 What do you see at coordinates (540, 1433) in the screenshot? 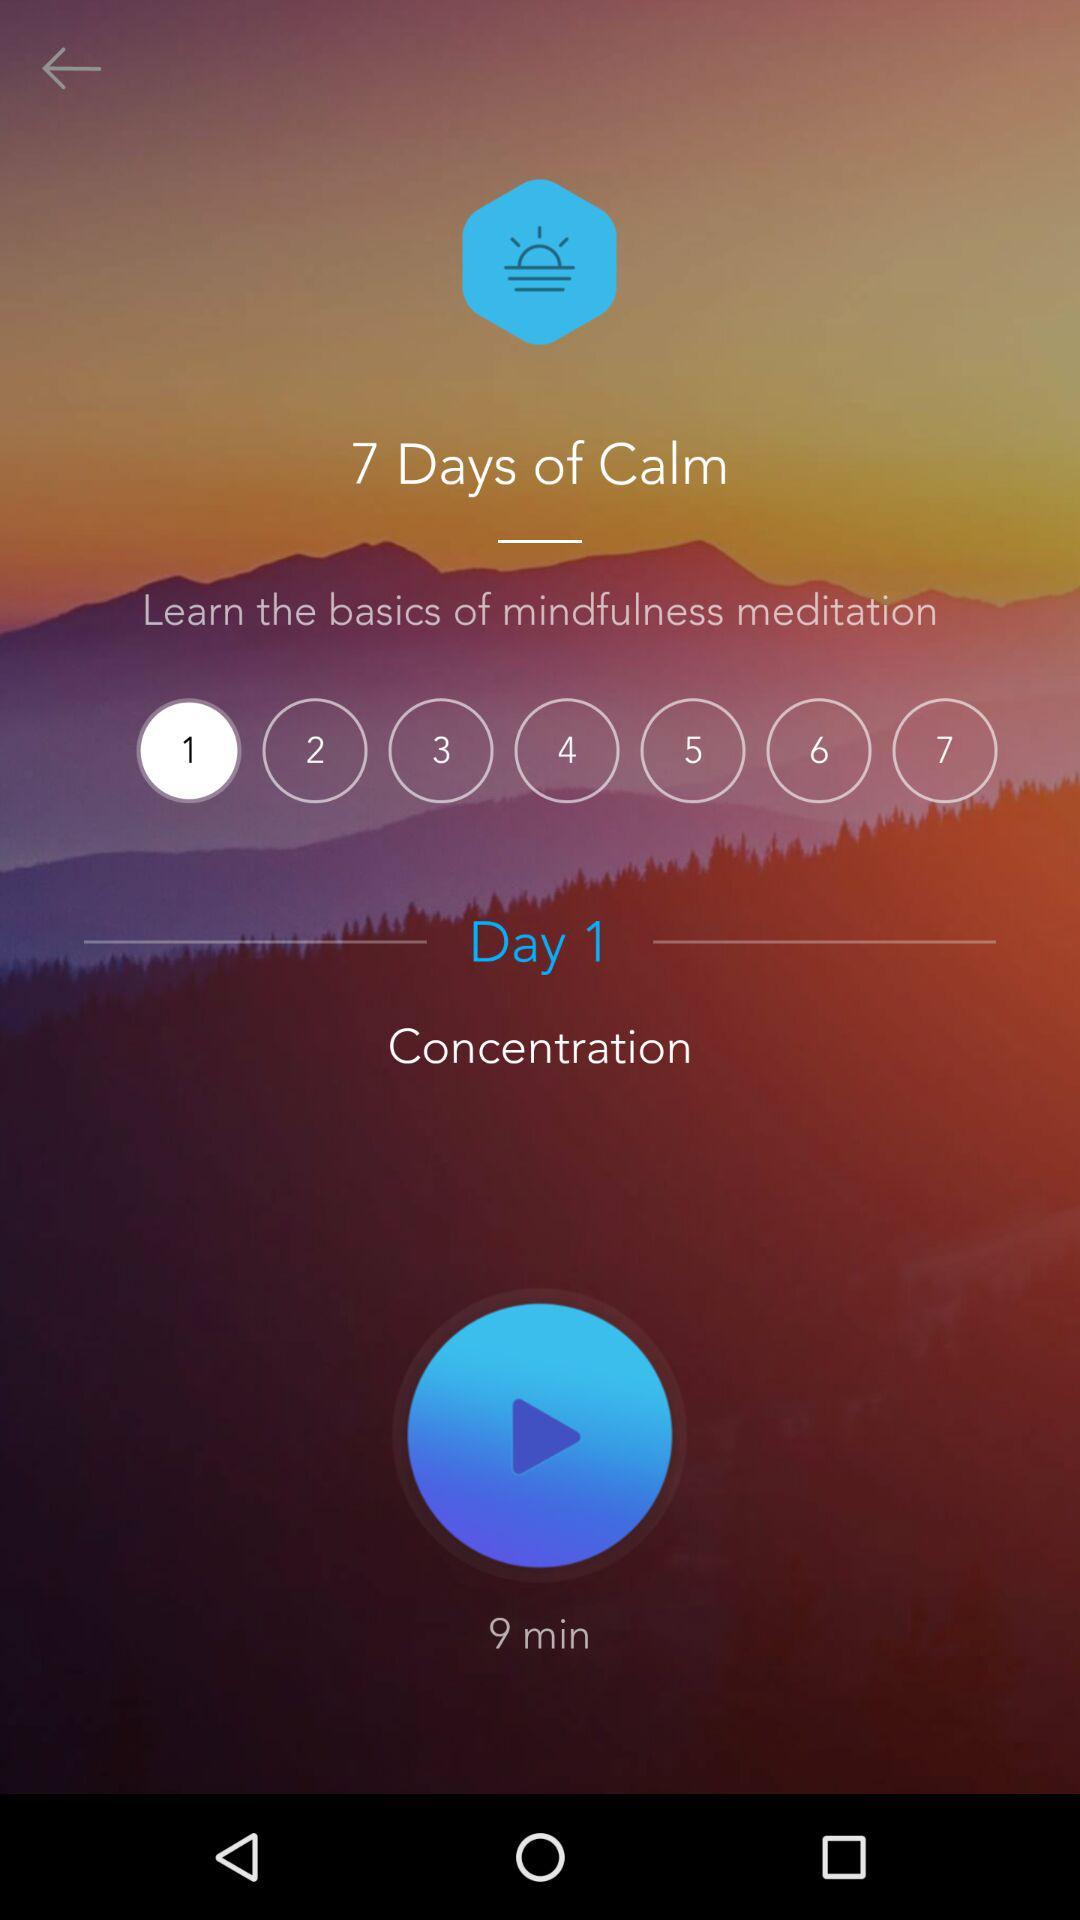
I see `play` at bounding box center [540, 1433].